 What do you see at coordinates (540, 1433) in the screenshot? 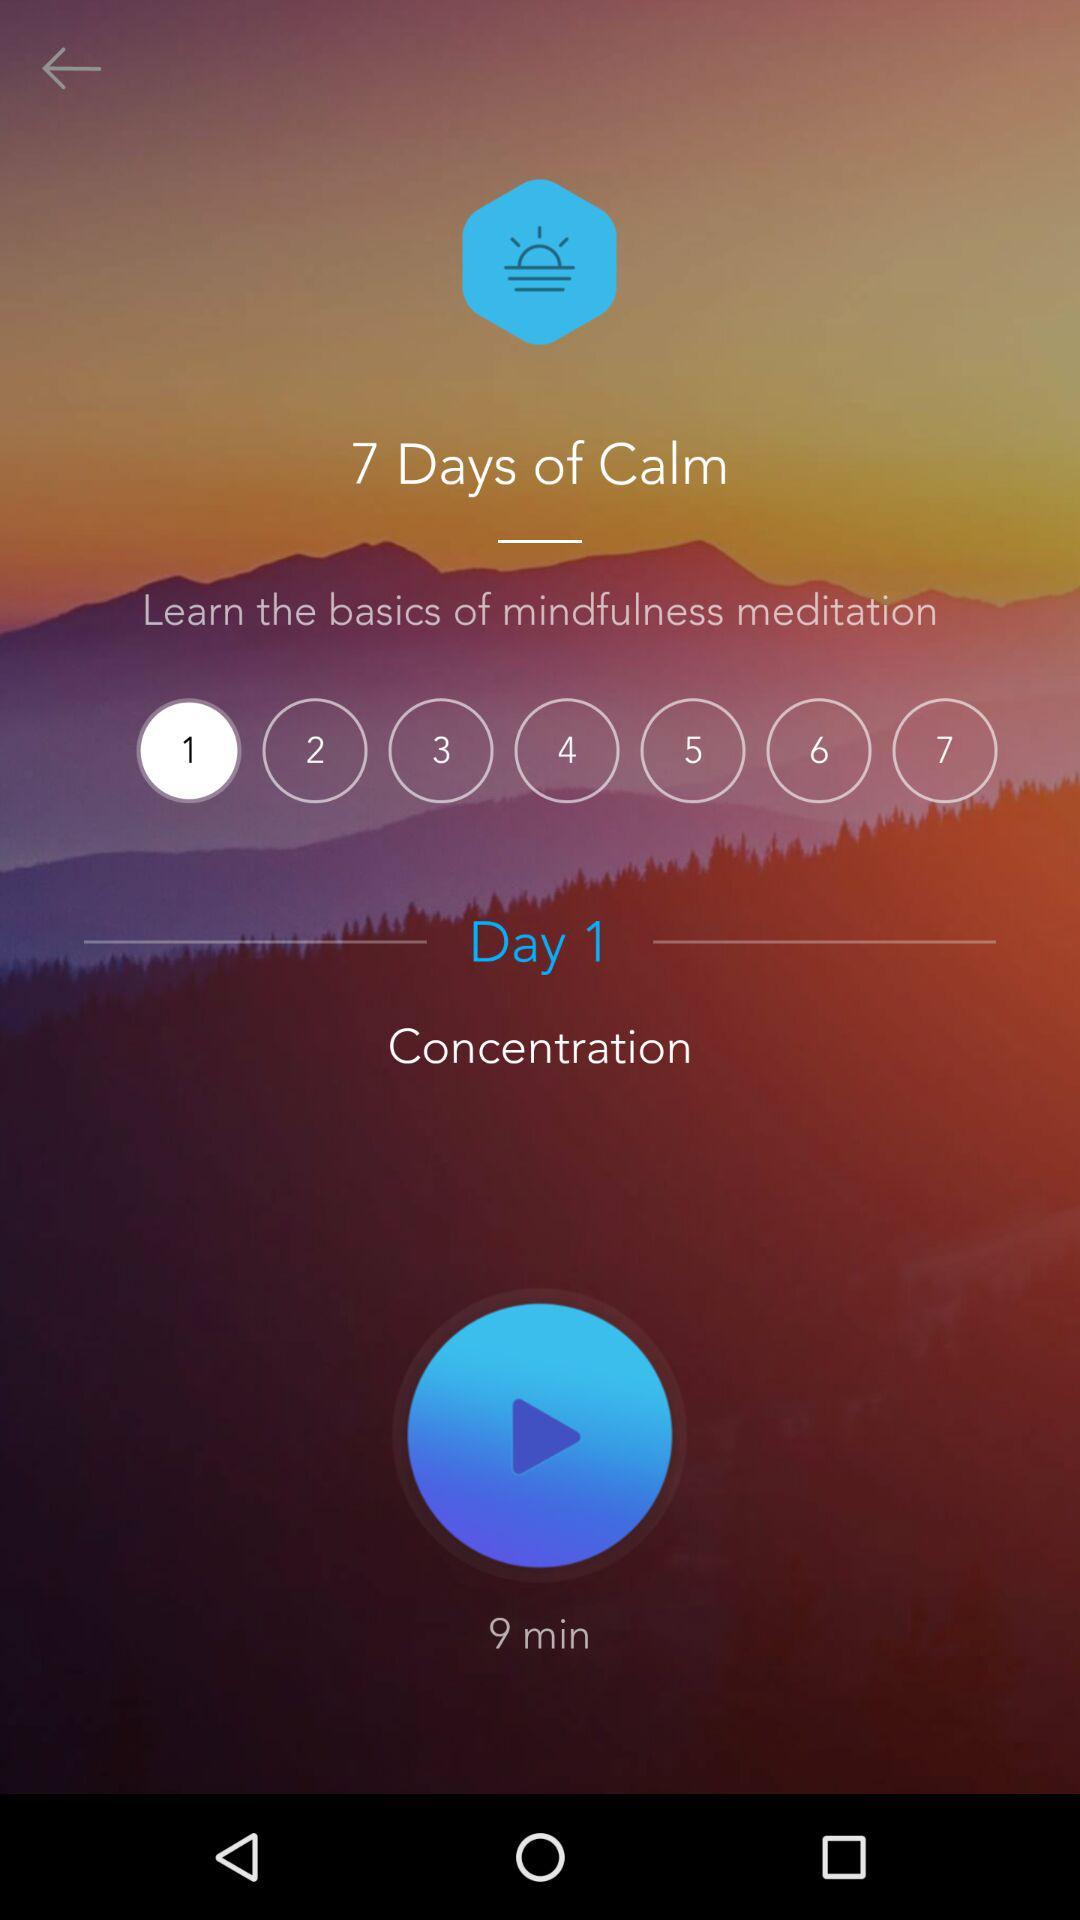
I see `play` at bounding box center [540, 1433].